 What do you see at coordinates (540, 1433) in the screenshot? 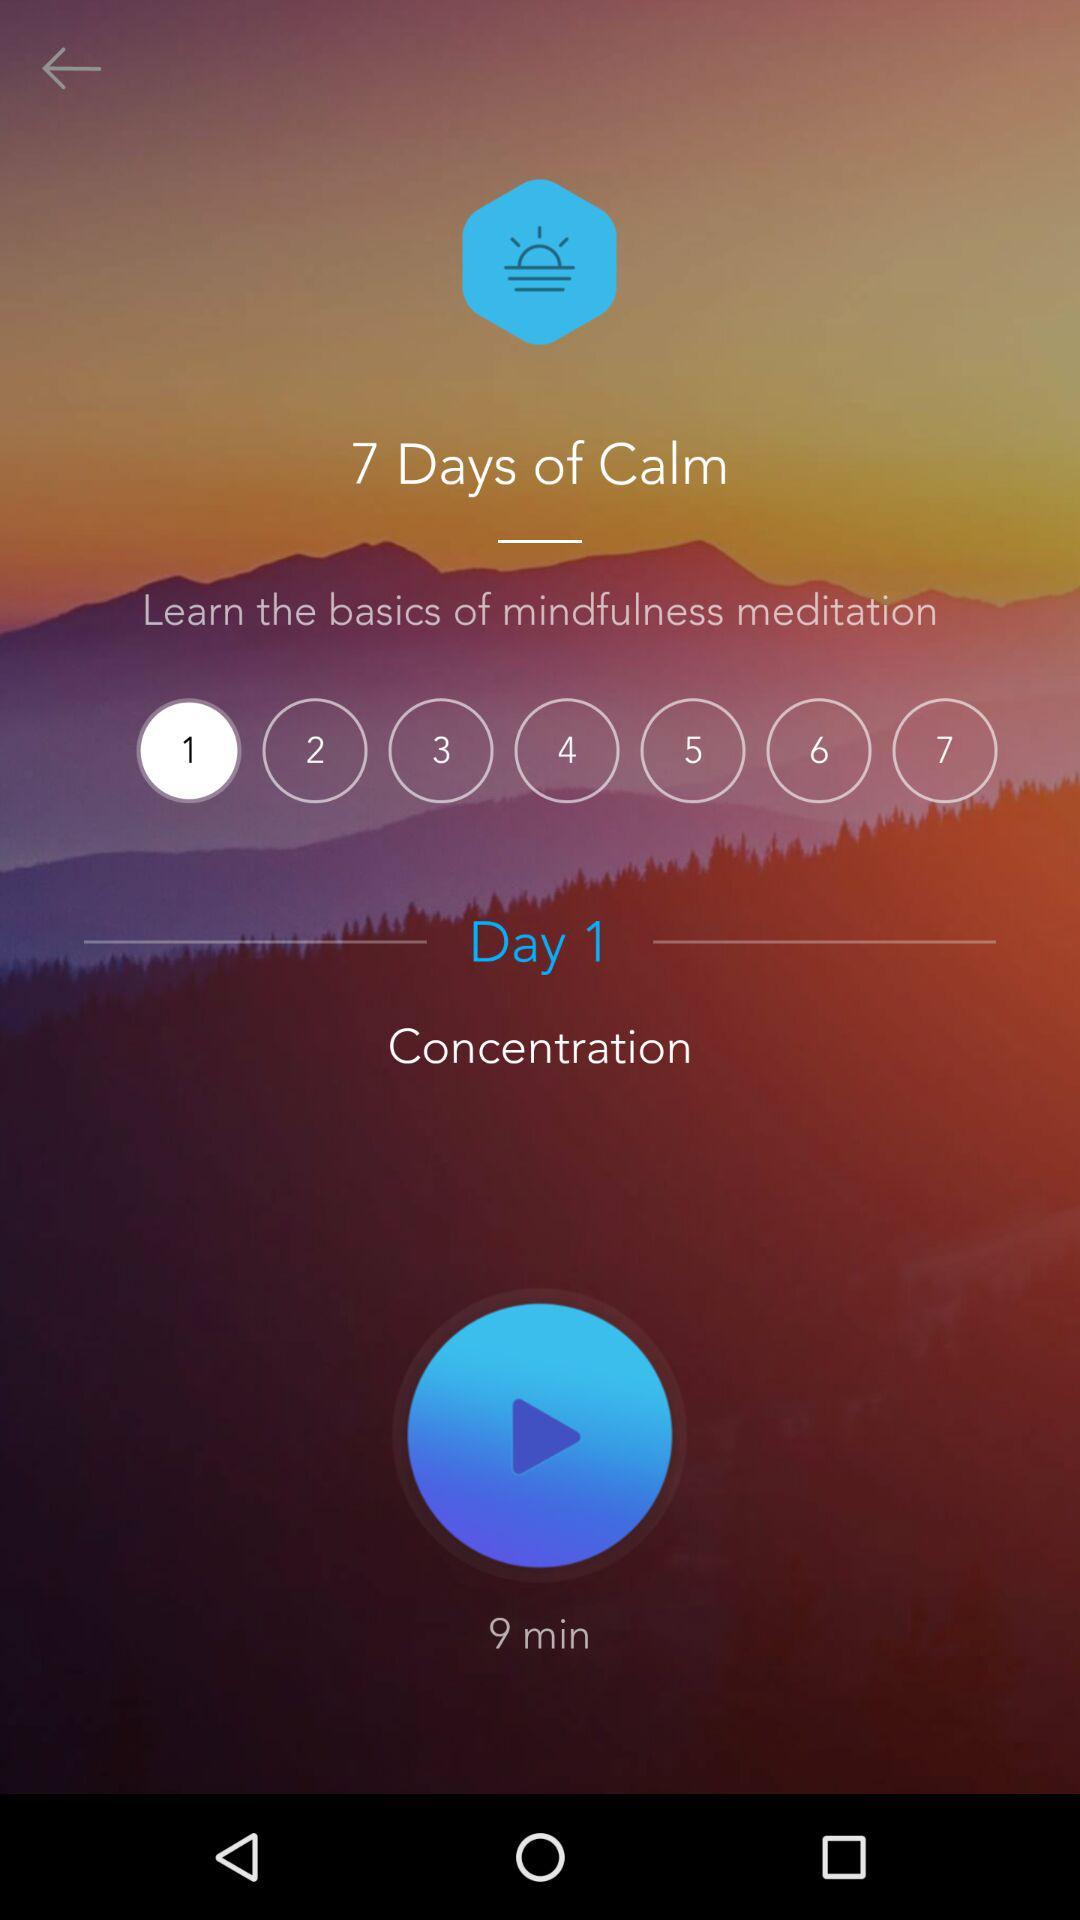
I see `play` at bounding box center [540, 1433].